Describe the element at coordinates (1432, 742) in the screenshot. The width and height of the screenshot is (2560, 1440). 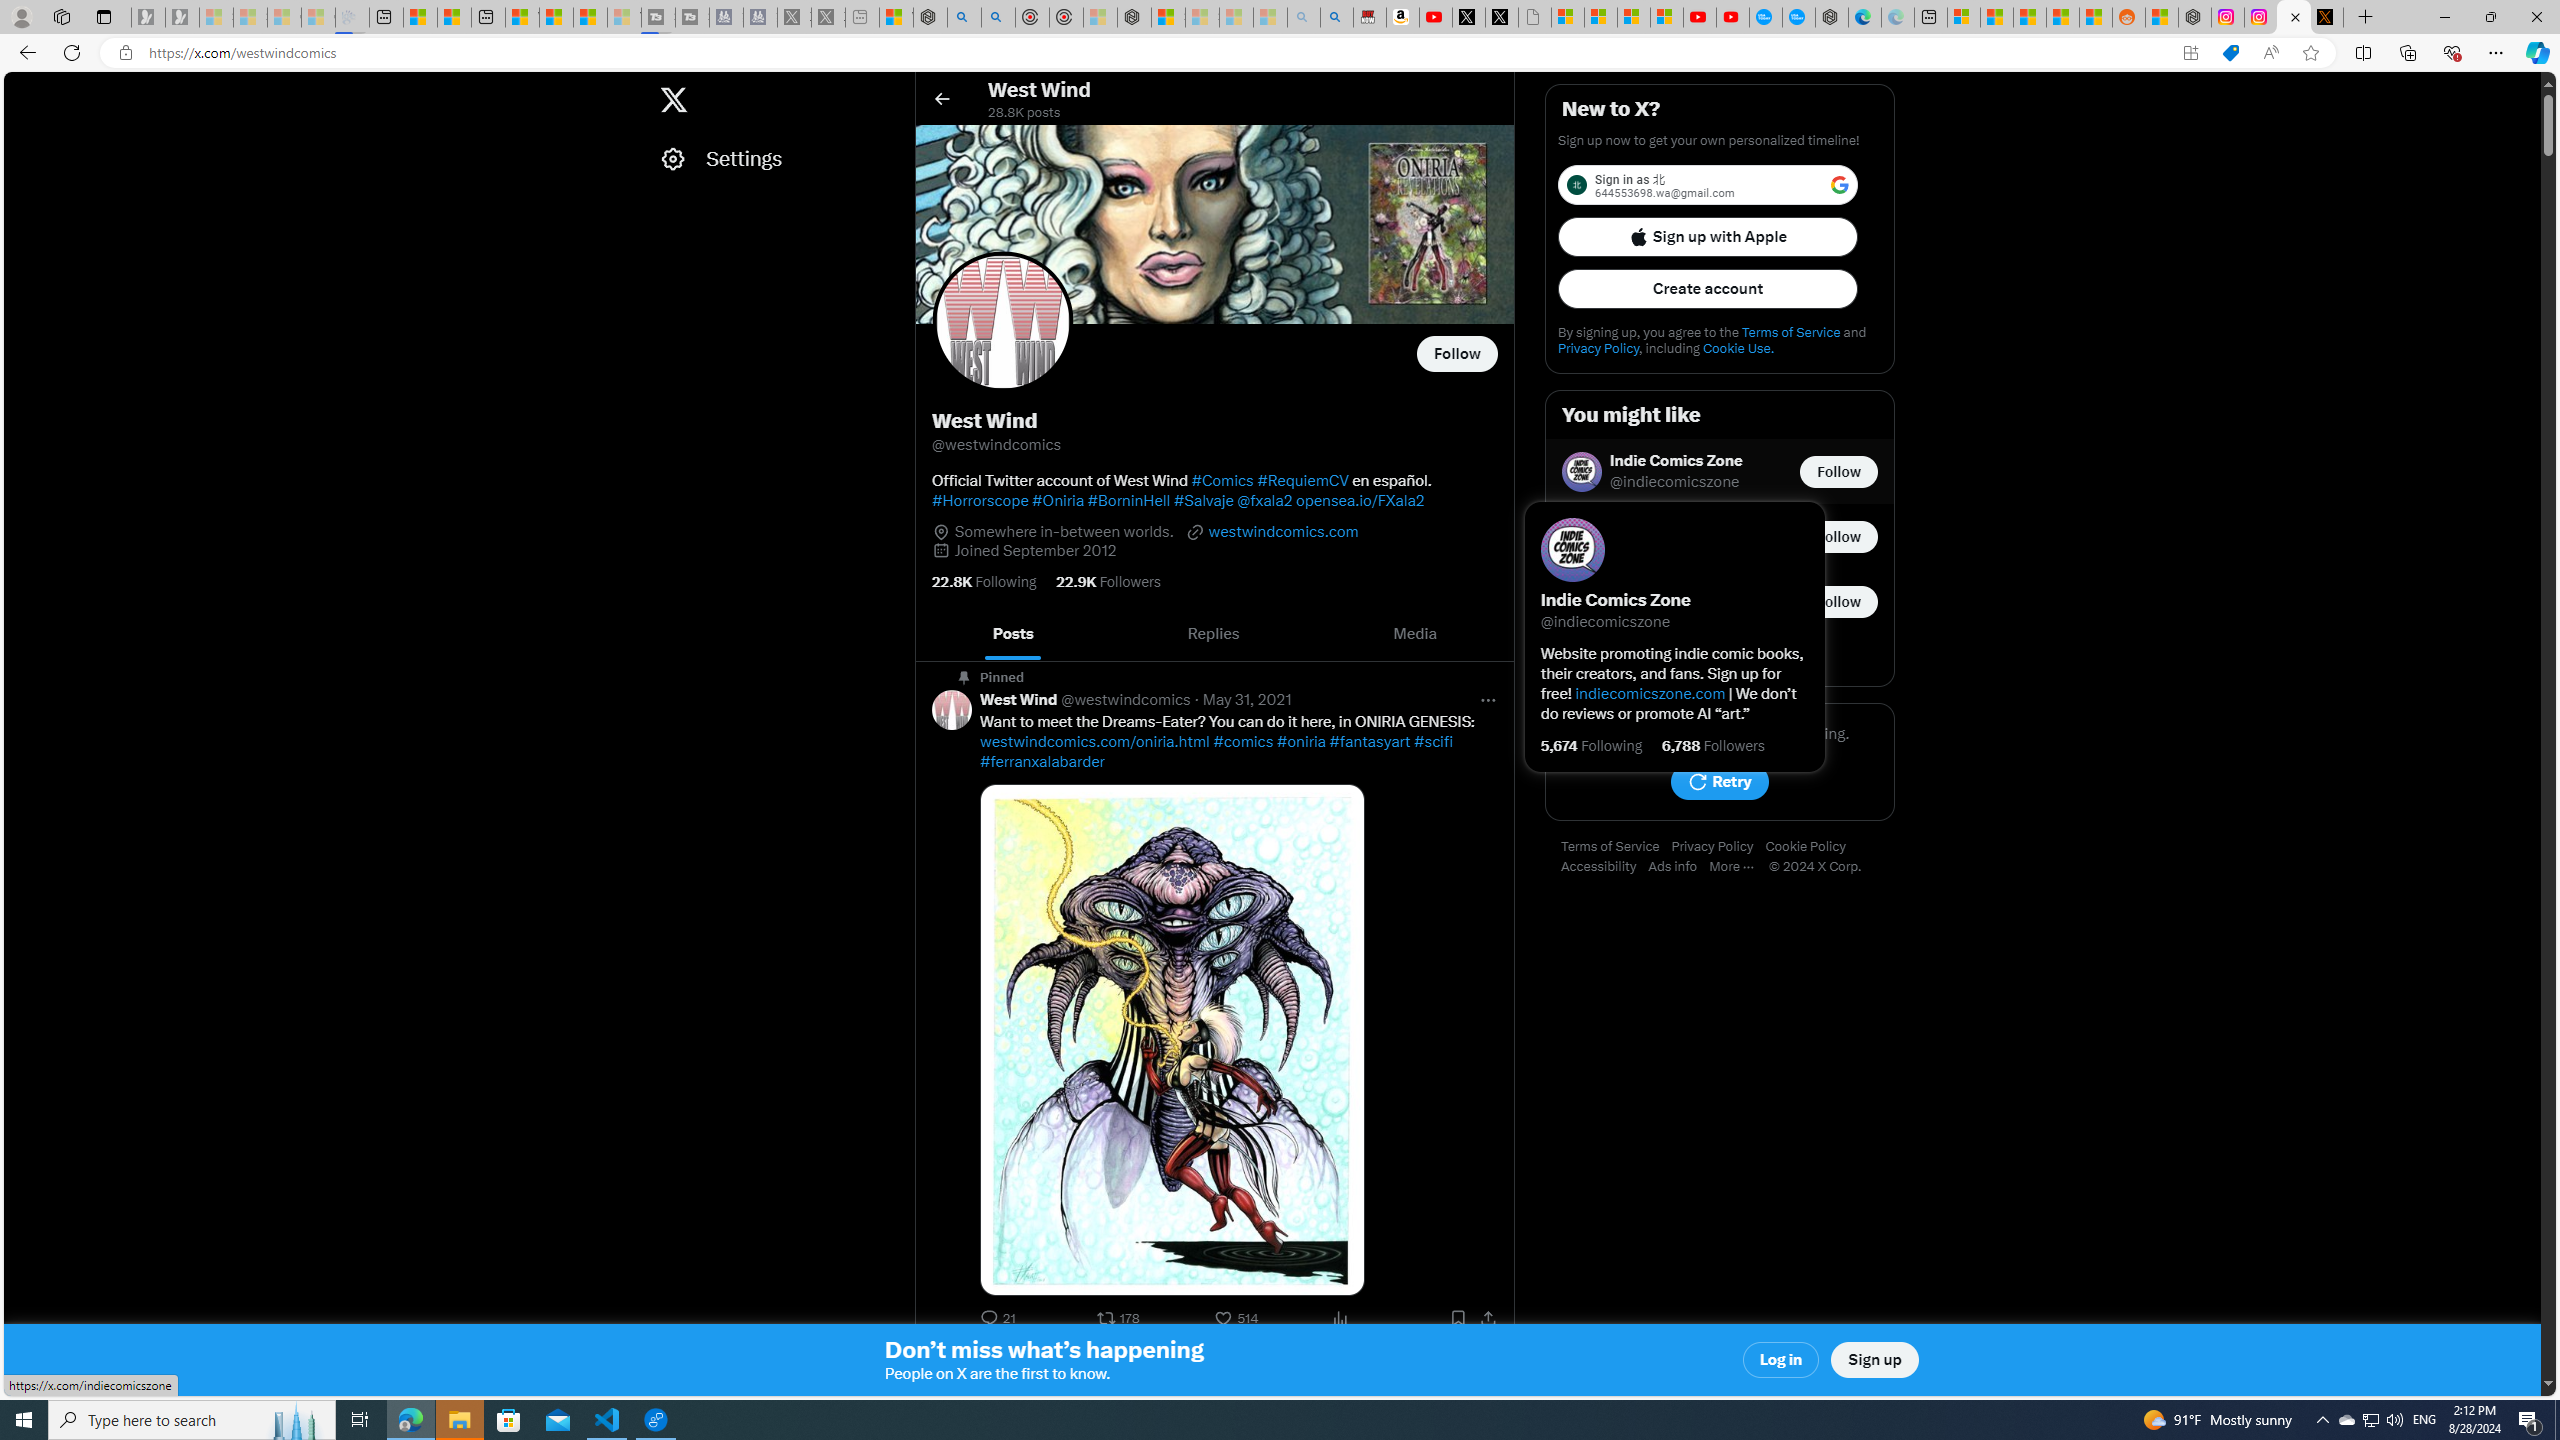
I see `'#scifi'` at that location.